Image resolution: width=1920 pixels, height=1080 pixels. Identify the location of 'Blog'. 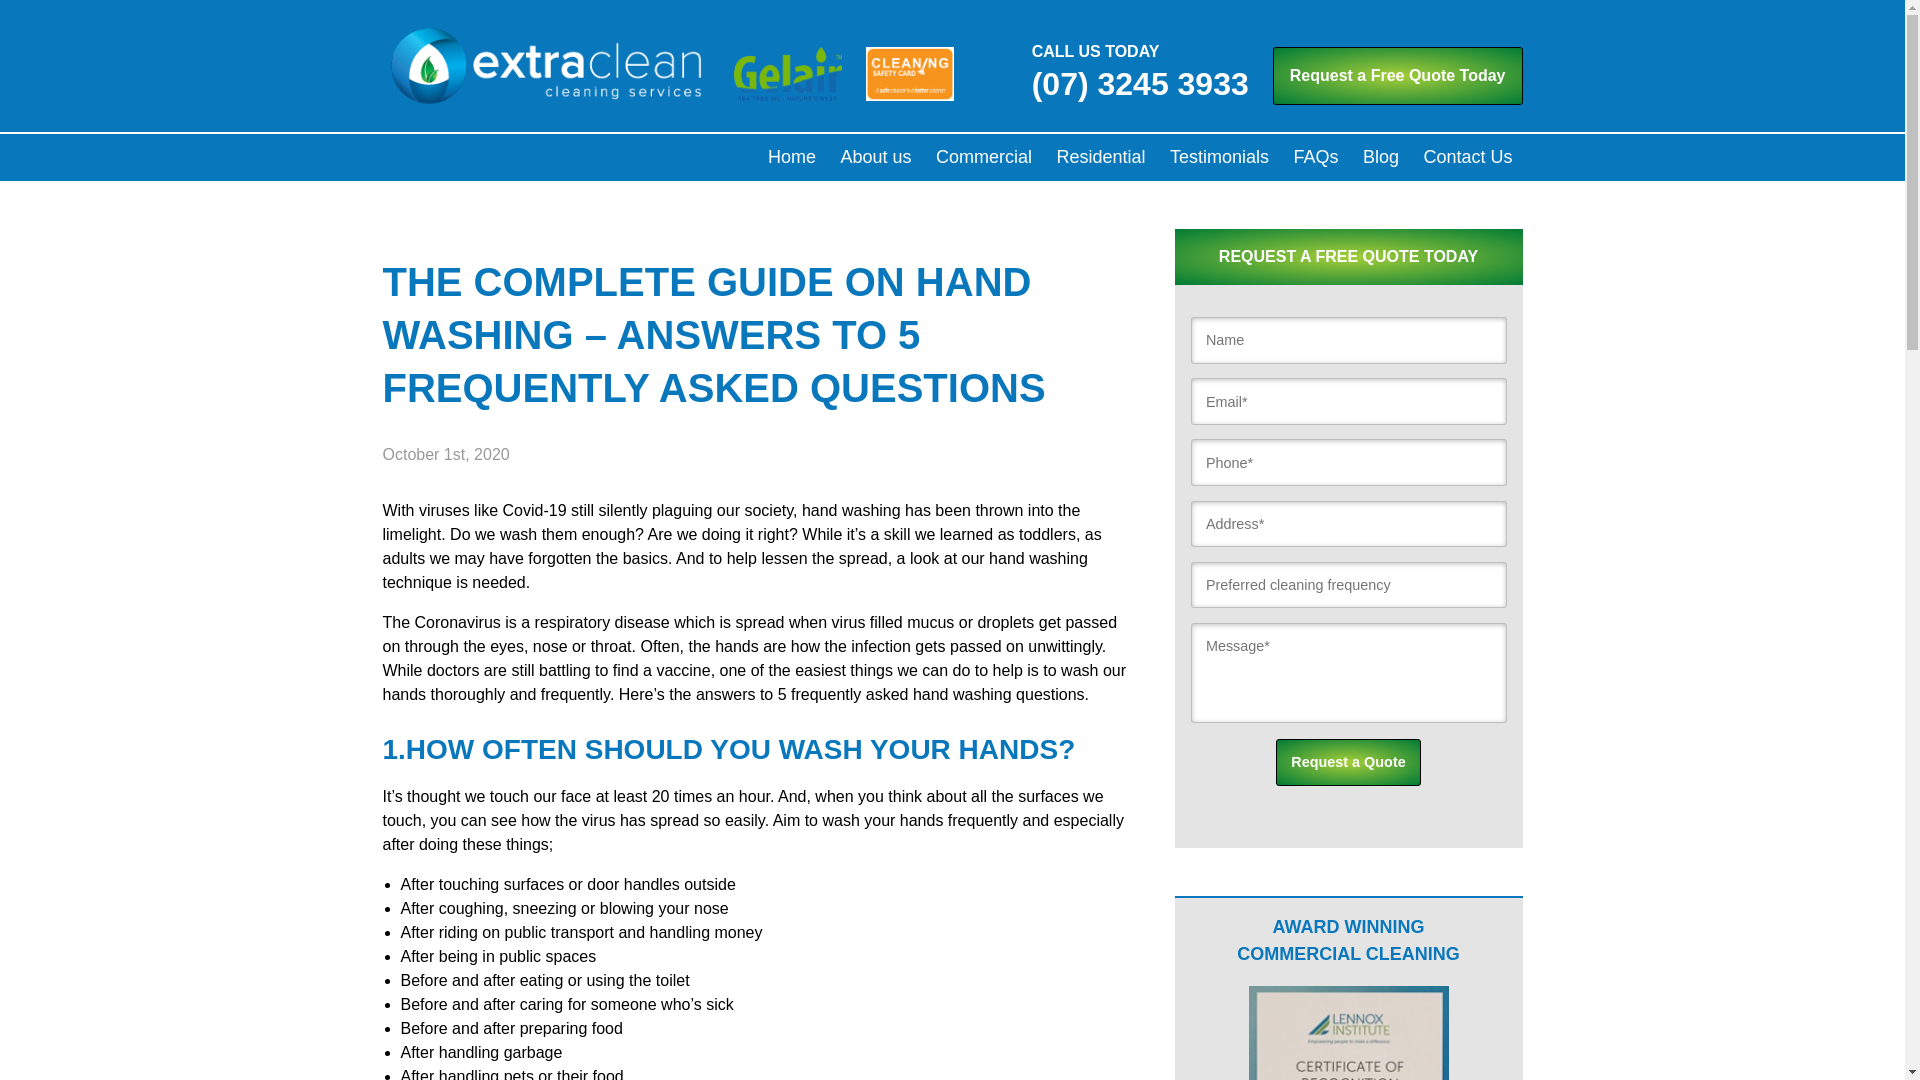
(1353, 156).